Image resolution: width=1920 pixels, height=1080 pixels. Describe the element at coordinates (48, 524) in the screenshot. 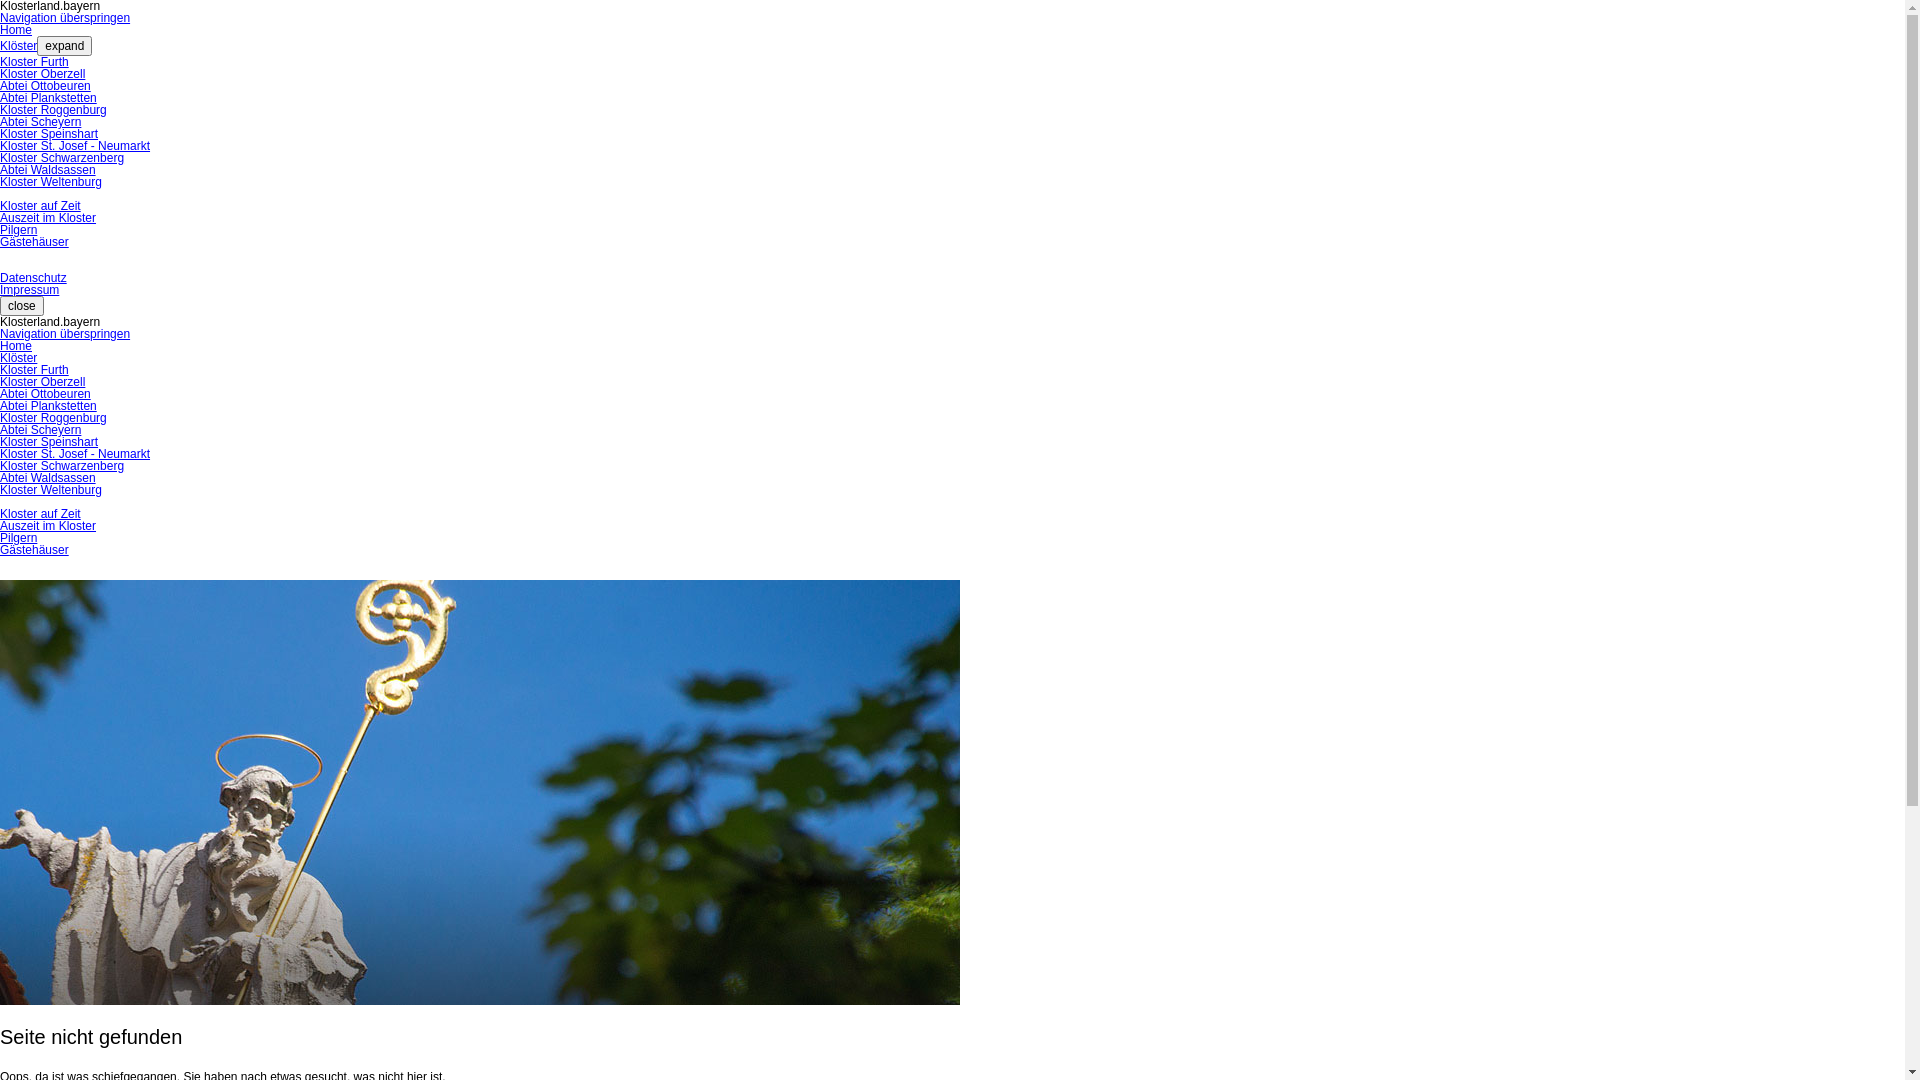

I see `'Auszeit im Kloster'` at that location.